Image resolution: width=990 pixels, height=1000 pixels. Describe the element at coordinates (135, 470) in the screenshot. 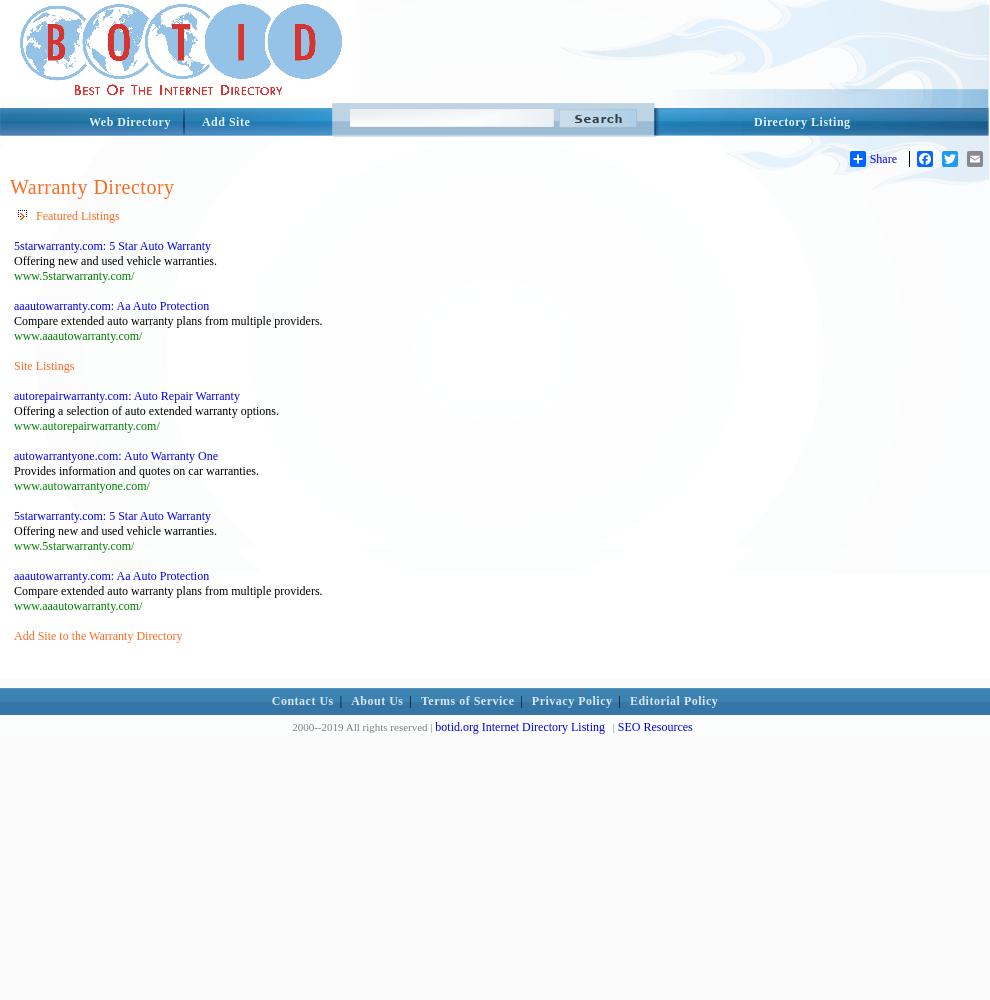

I see `'Provides information and quotes on car warranties.'` at that location.